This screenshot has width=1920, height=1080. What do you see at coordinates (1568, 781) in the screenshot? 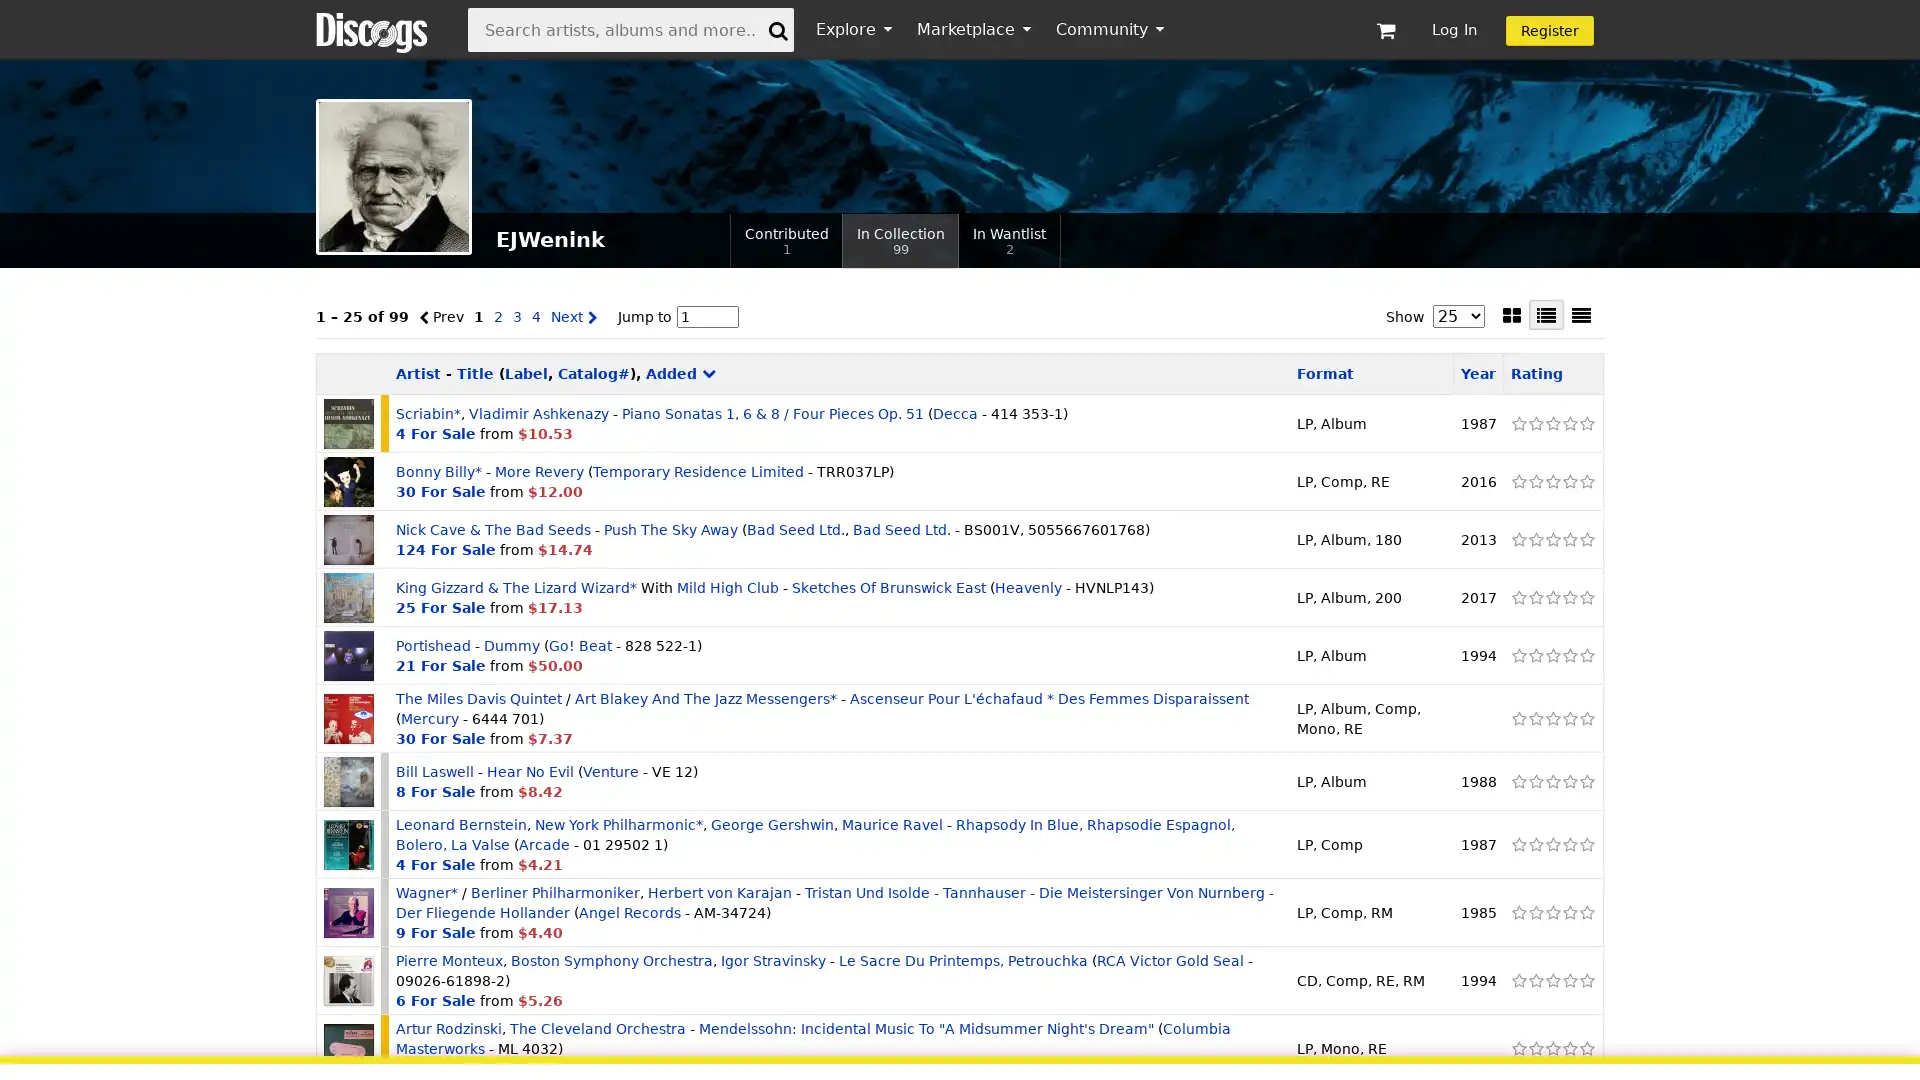
I see `Rate this release 4 stars.` at bounding box center [1568, 781].